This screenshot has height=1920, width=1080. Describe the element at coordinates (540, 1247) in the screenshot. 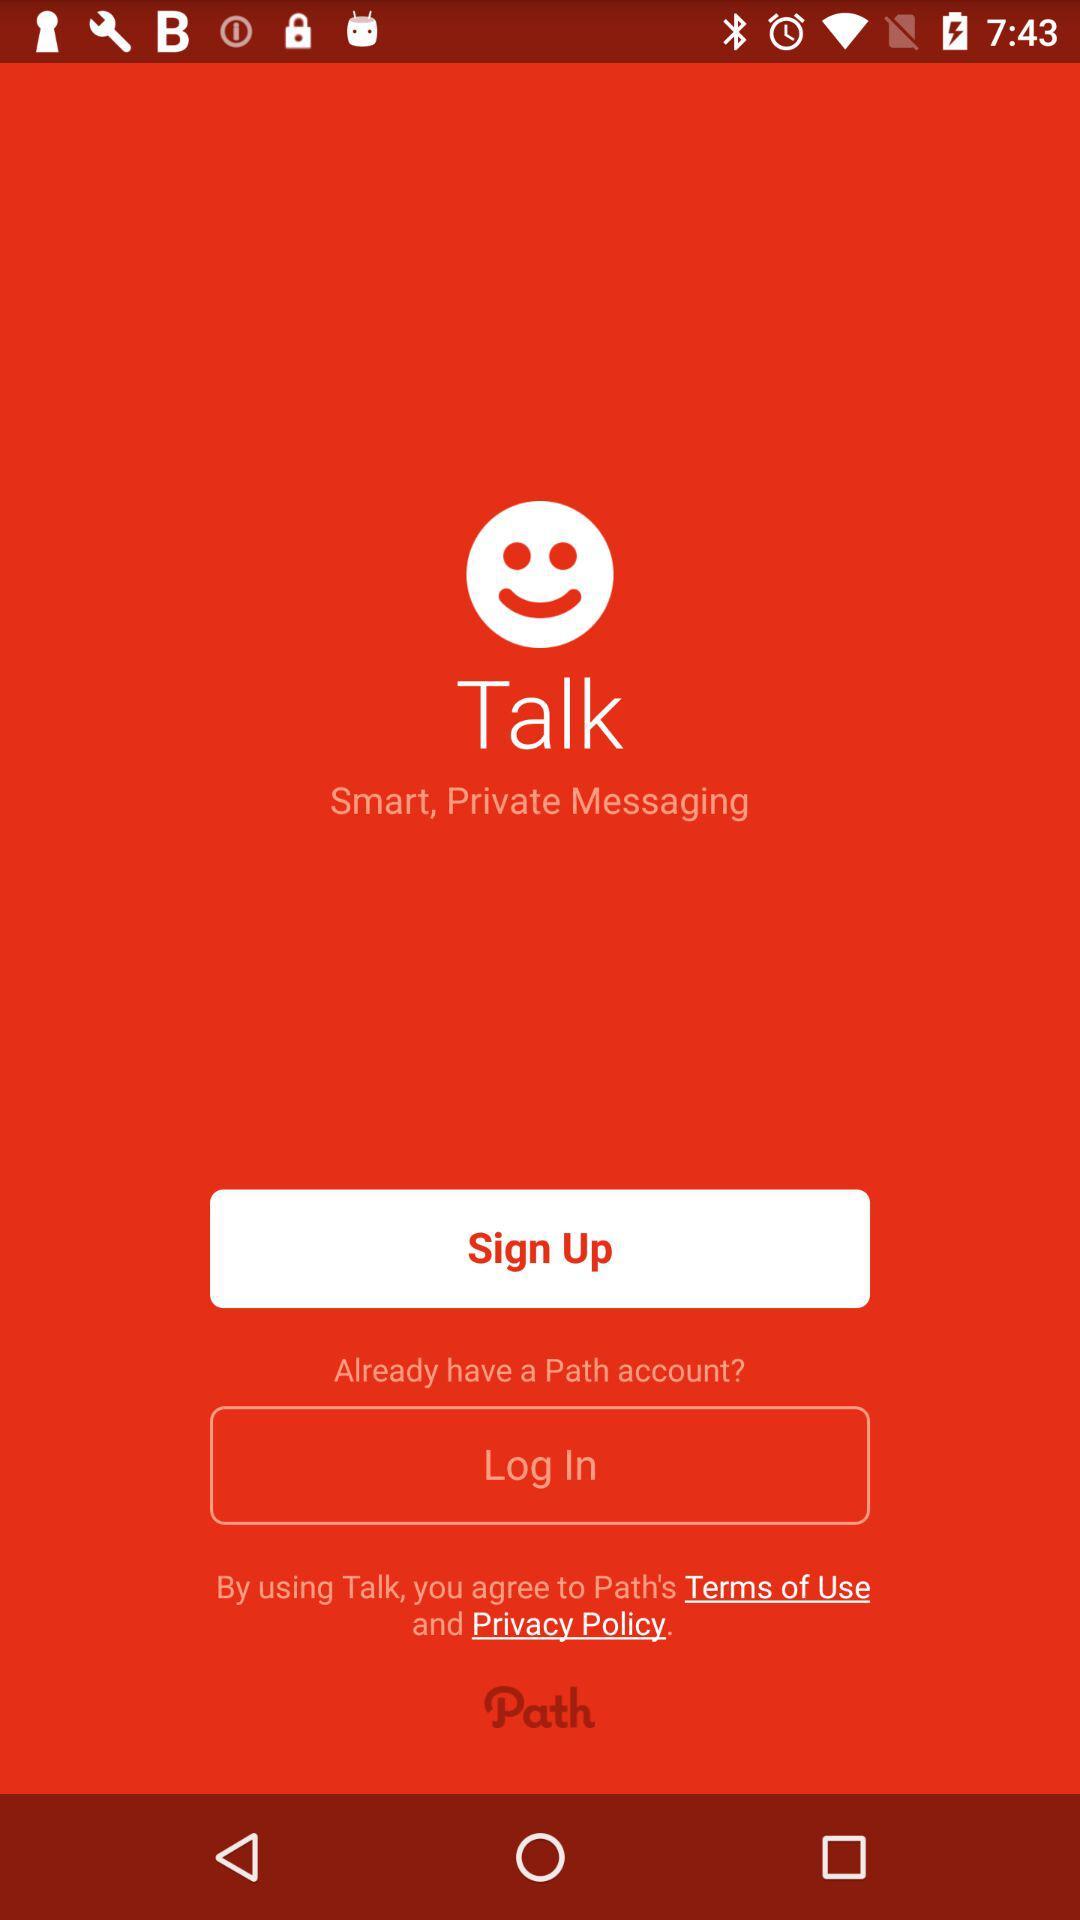

I see `sign up item` at that location.